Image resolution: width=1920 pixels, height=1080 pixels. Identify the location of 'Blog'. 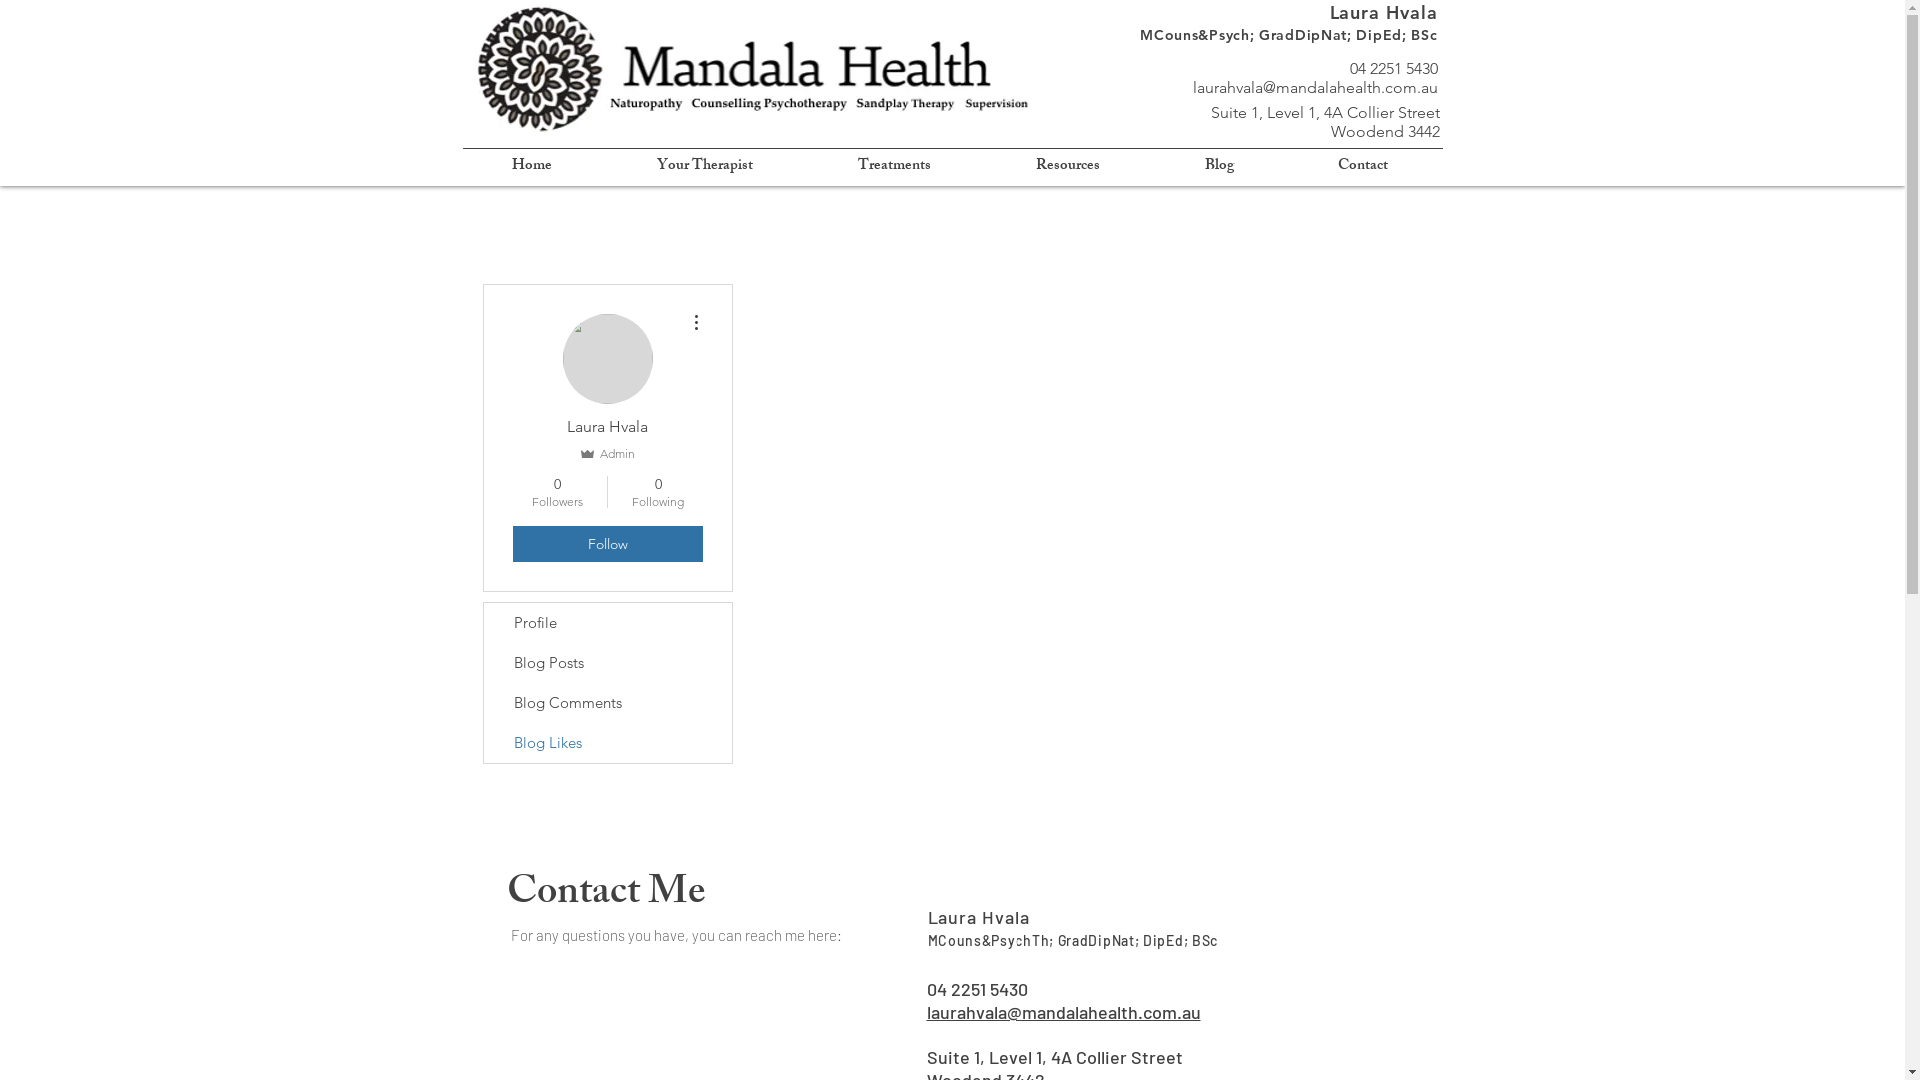
(1152, 165).